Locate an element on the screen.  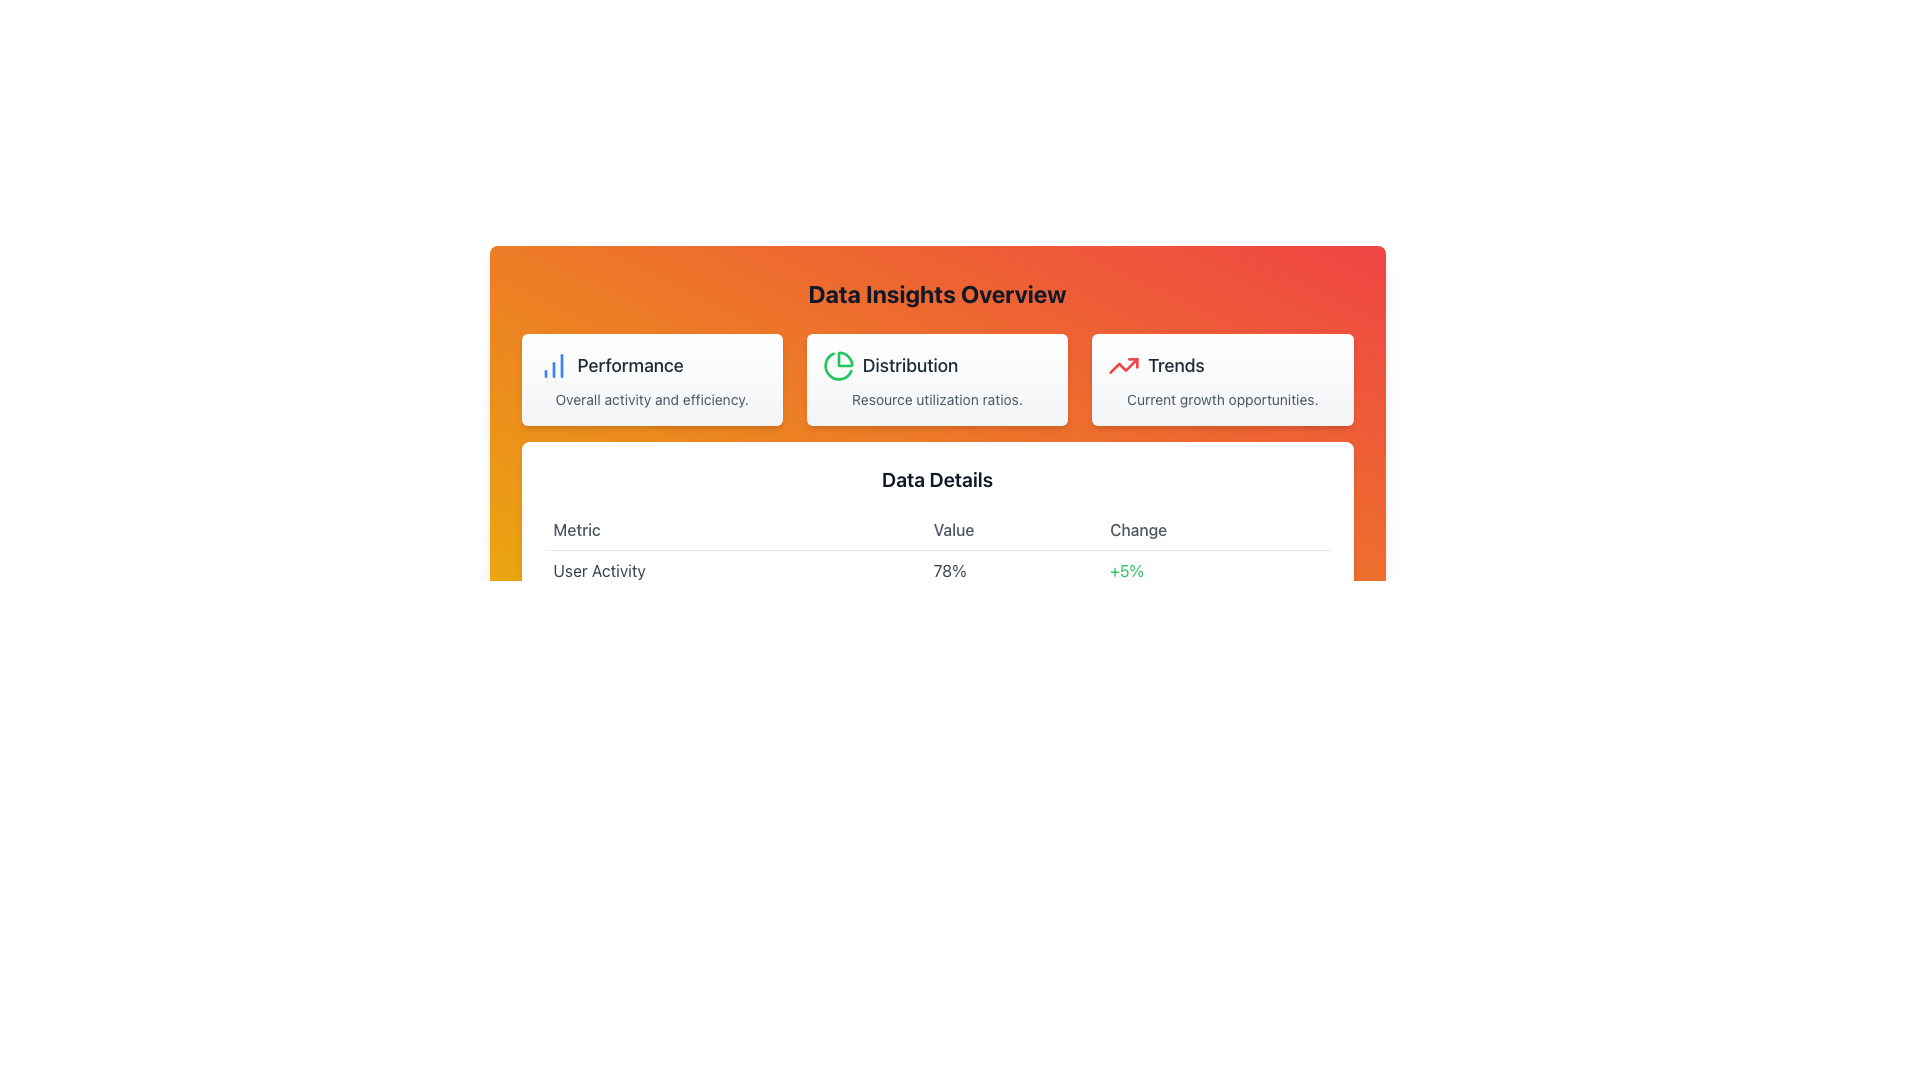
the blue bar chart icon located next to the 'Performance' text label is located at coordinates (553, 366).